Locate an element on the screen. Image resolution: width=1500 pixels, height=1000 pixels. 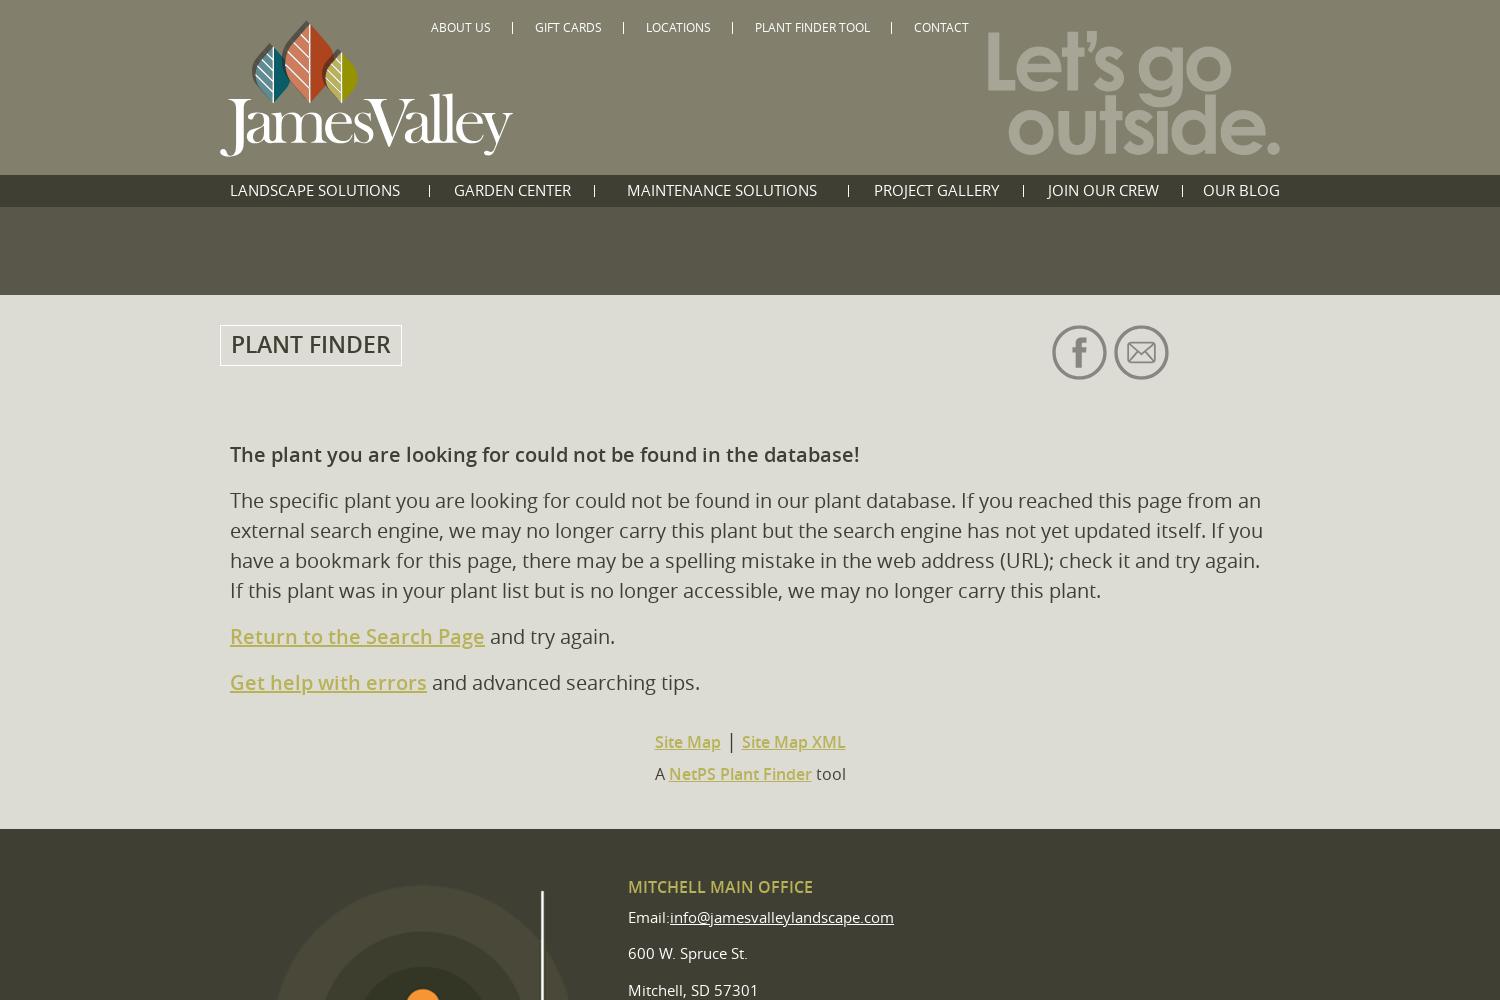
'600 W. Spruce St.' is located at coordinates (628, 952).